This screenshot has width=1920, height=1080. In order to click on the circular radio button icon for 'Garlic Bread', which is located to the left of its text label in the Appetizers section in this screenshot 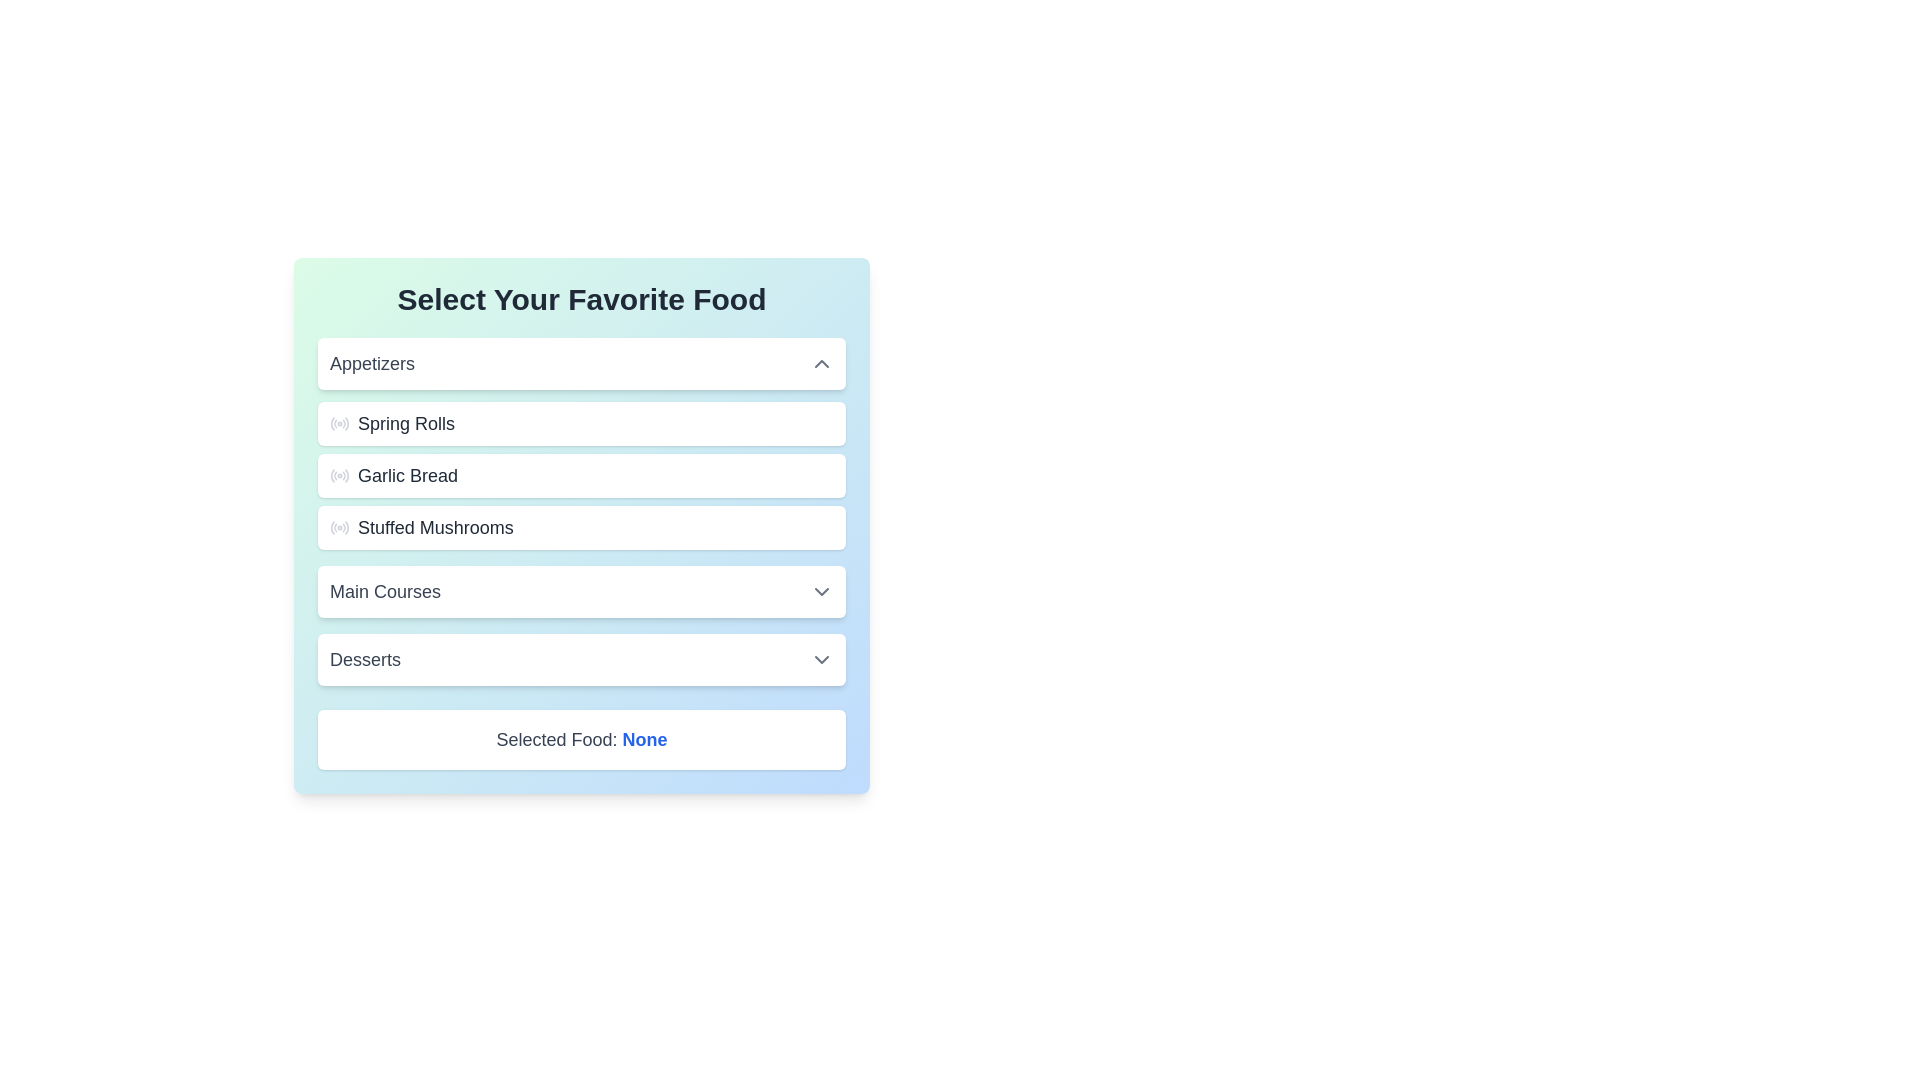, I will do `click(340, 475)`.